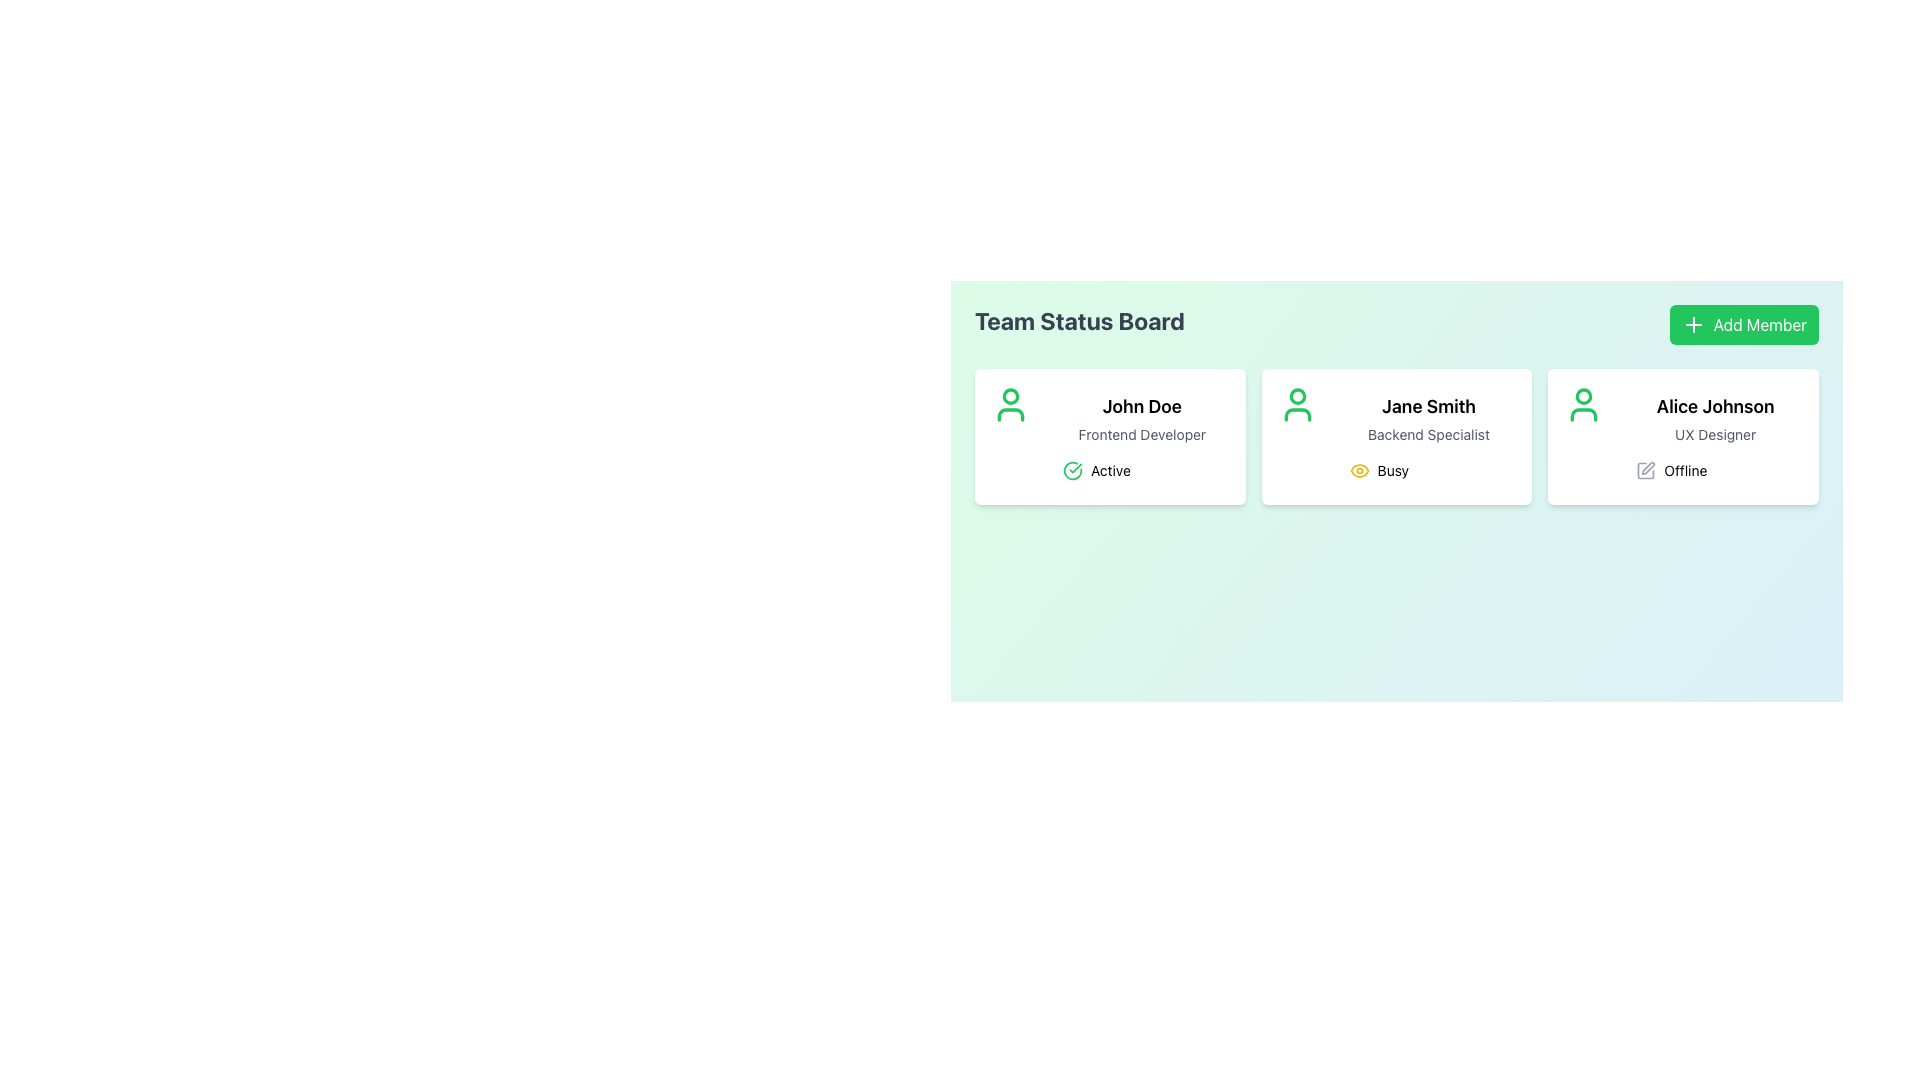 Image resolution: width=1920 pixels, height=1080 pixels. What do you see at coordinates (1428, 435) in the screenshot?
I see `the Text Display Group that displays user information for 'Jane Smith', which is located on the second card from the left in a grid of profile cards` at bounding box center [1428, 435].